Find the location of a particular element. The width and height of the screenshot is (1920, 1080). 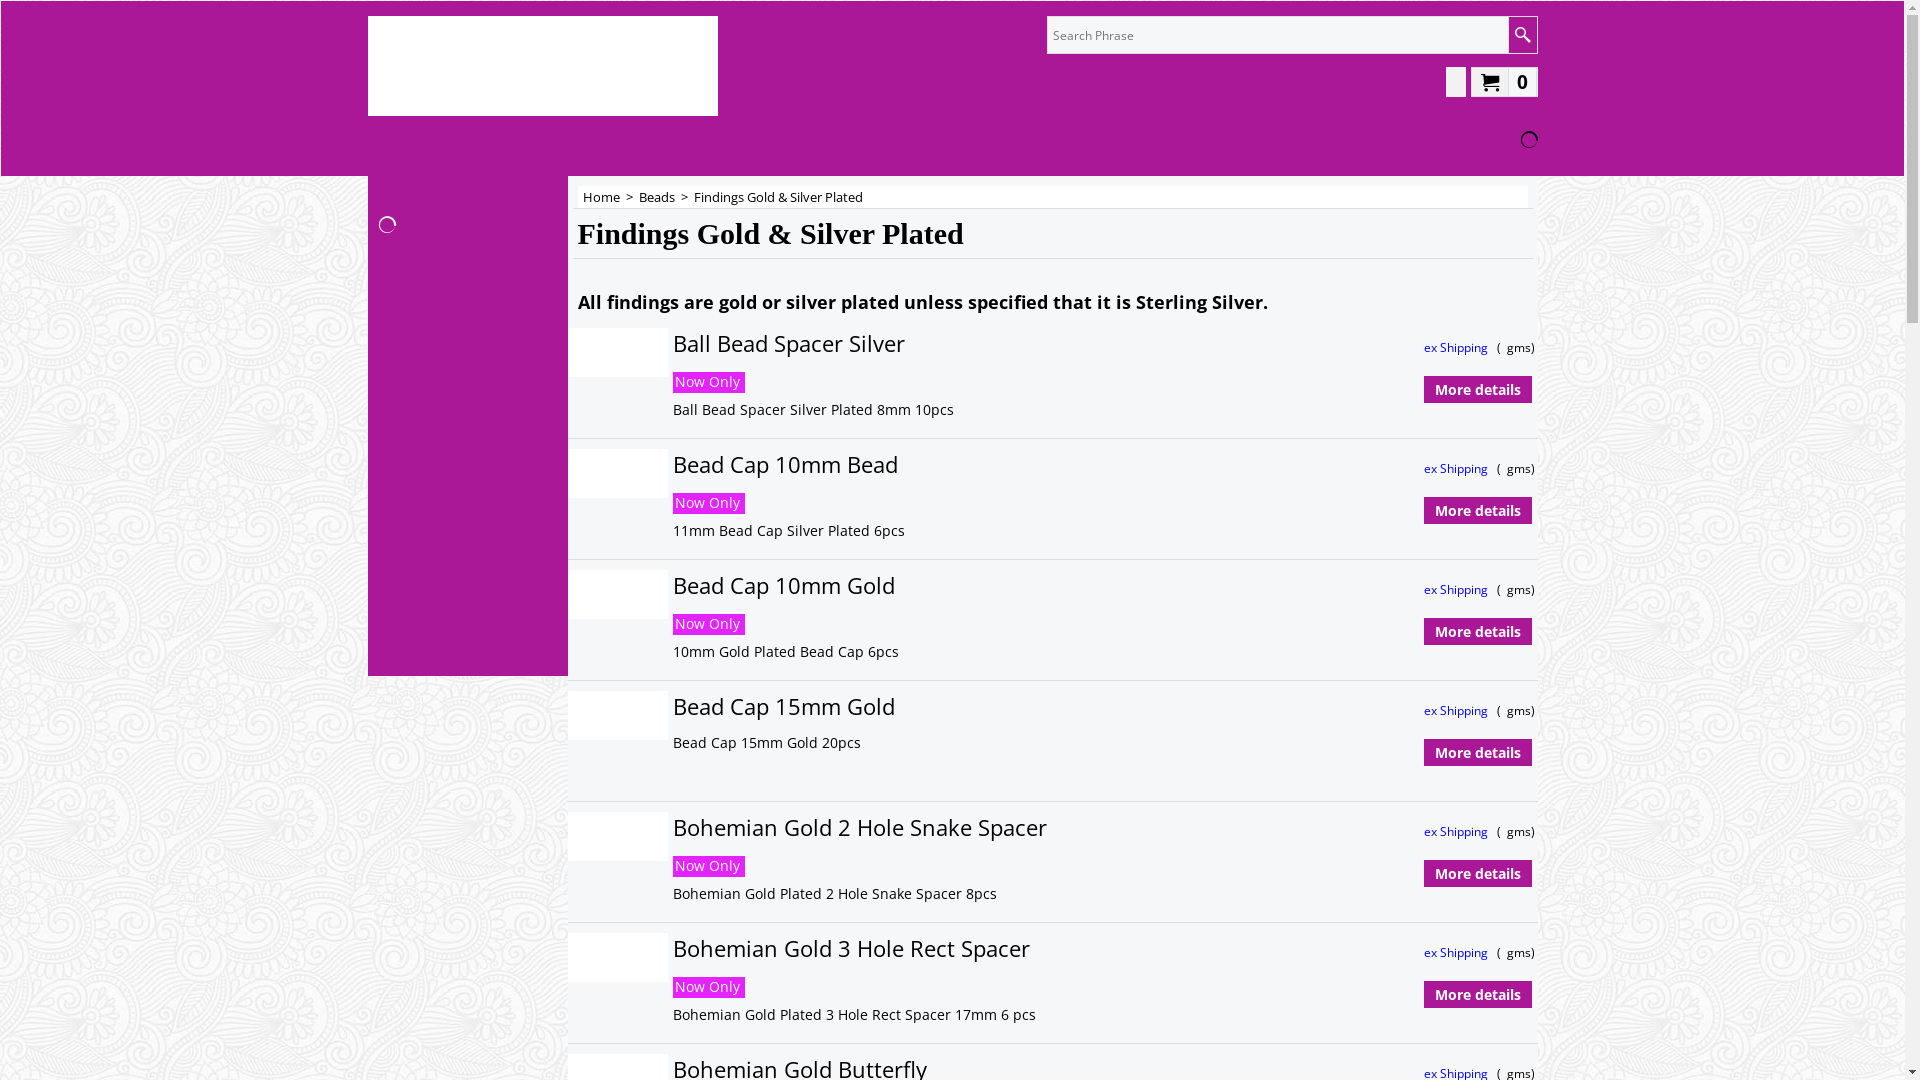

'Bohemian Gold 2 Hole Snake Spacer' is located at coordinates (999, 827).